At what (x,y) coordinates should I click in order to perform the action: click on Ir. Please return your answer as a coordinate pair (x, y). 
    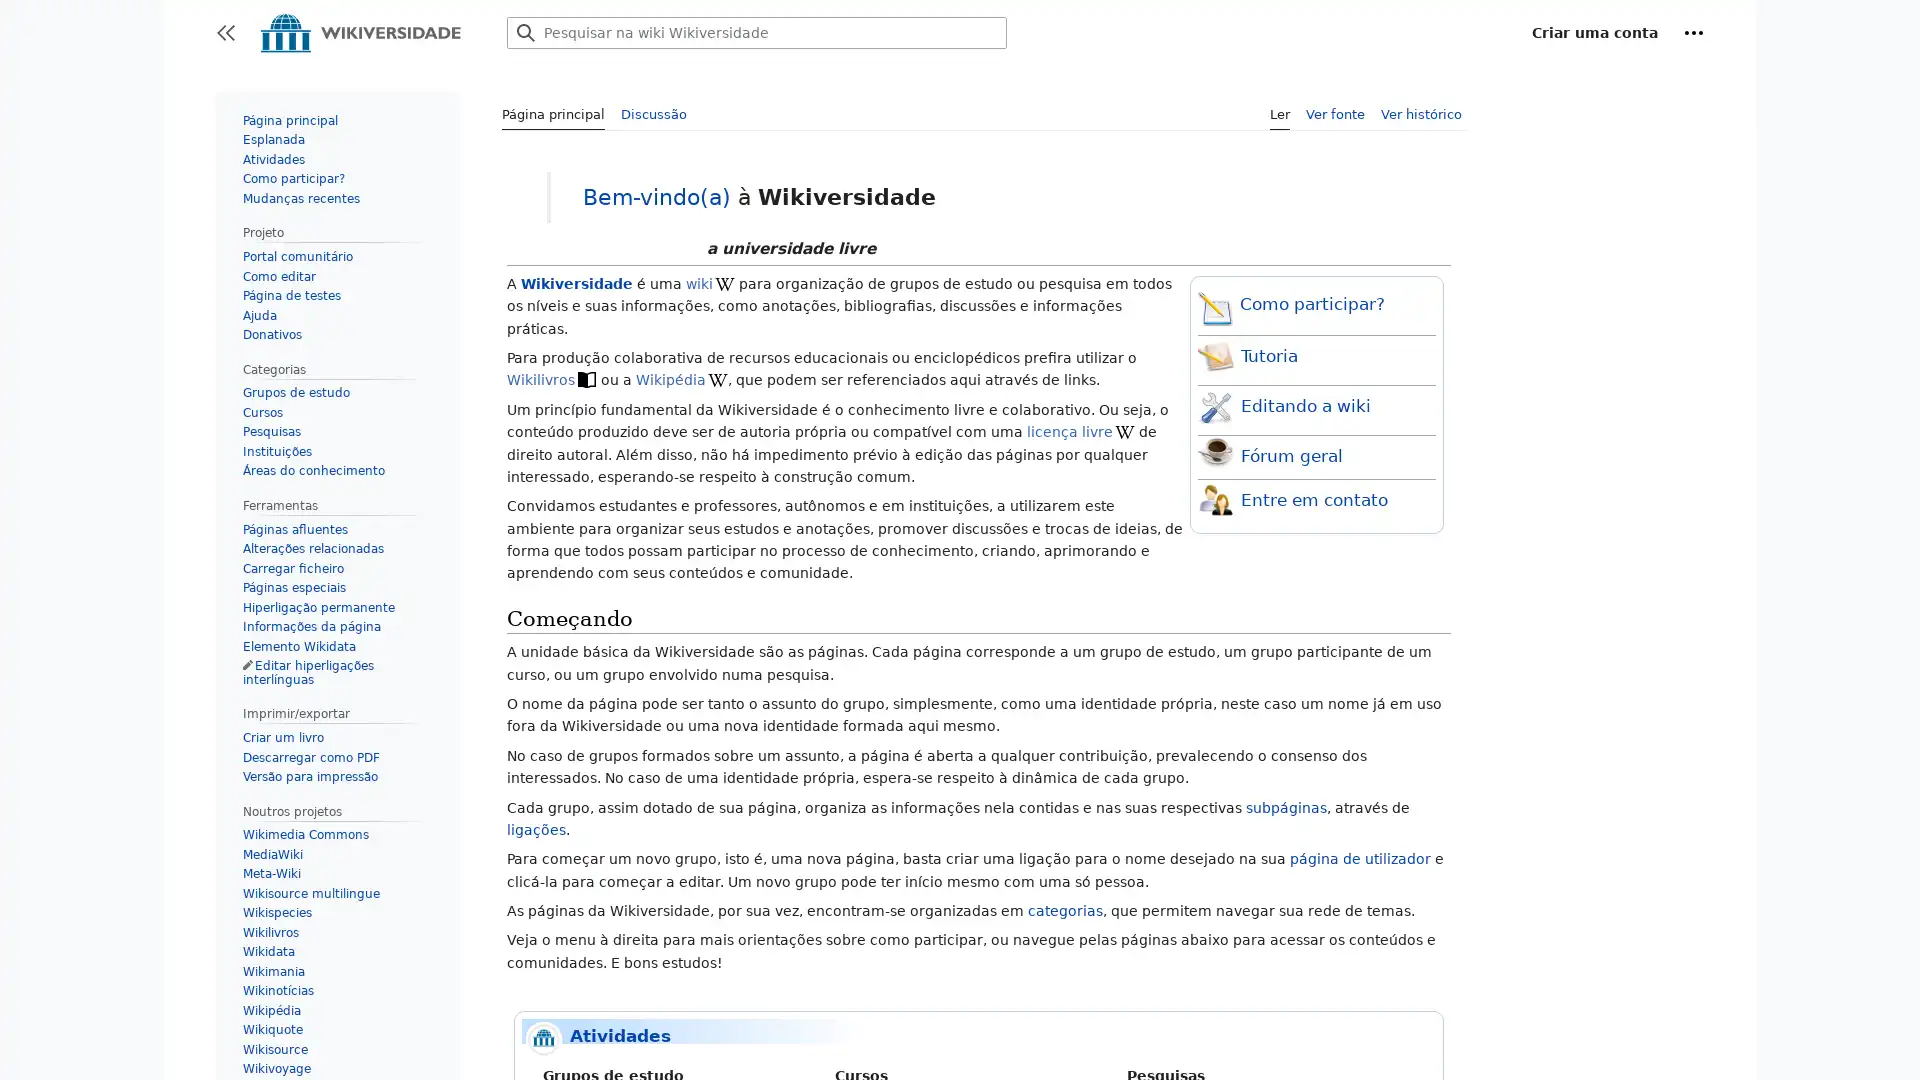
    Looking at the image, I should click on (526, 33).